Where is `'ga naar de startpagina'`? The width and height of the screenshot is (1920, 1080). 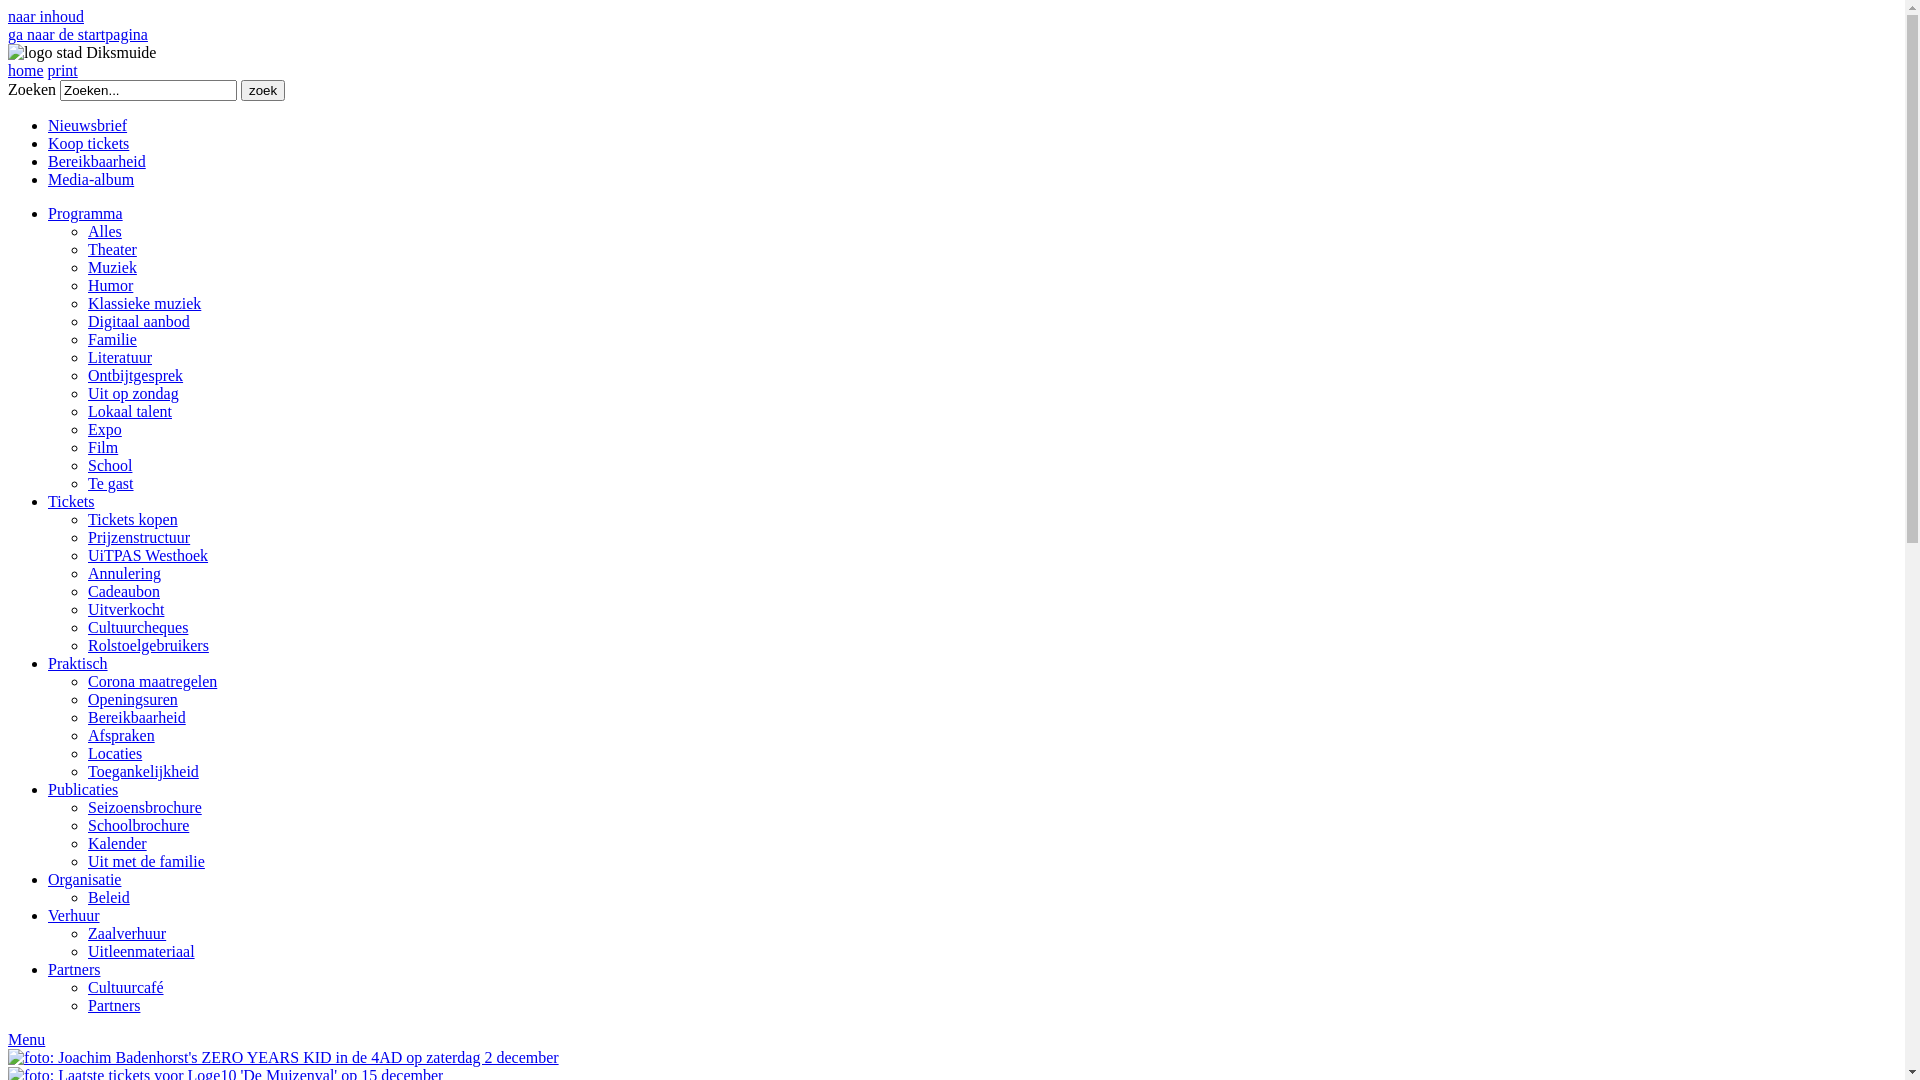
'ga naar de startpagina' is located at coordinates (8, 34).